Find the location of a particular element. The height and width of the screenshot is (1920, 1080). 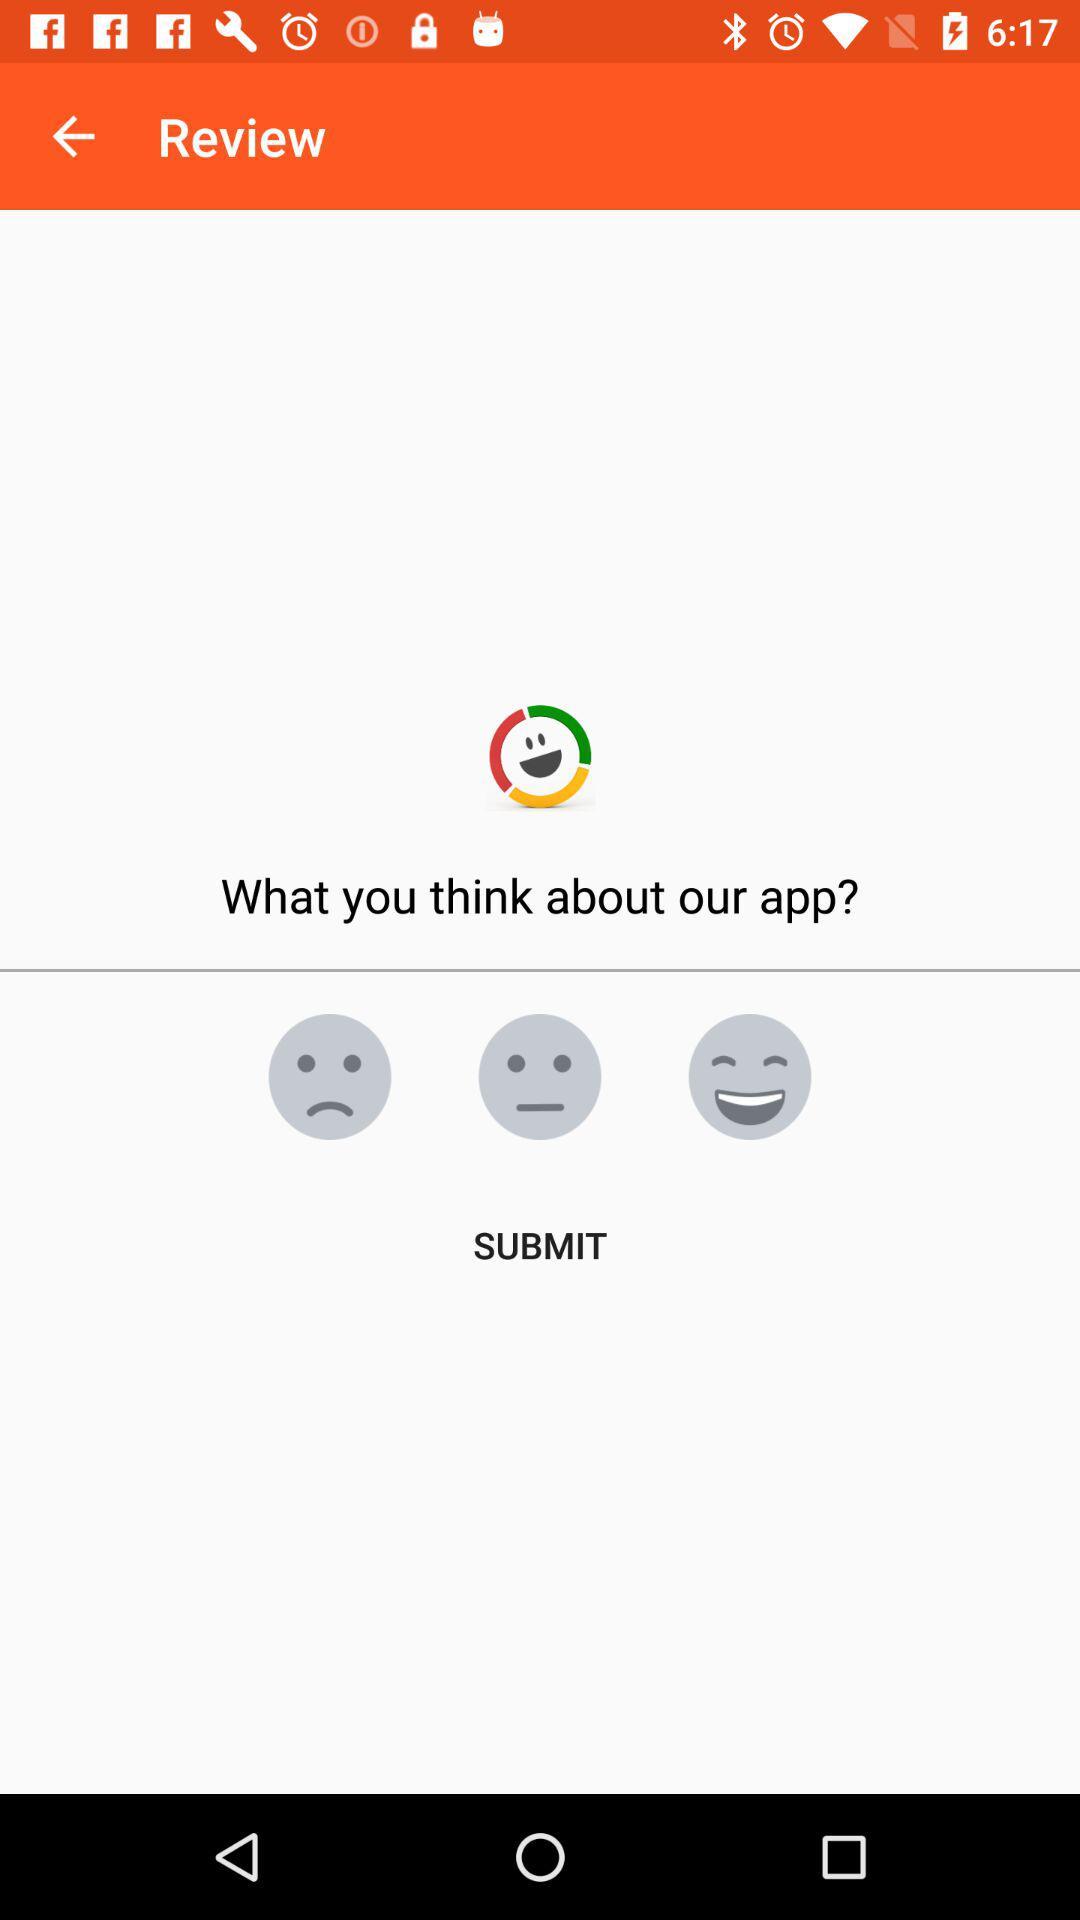

emoji is located at coordinates (749, 1075).